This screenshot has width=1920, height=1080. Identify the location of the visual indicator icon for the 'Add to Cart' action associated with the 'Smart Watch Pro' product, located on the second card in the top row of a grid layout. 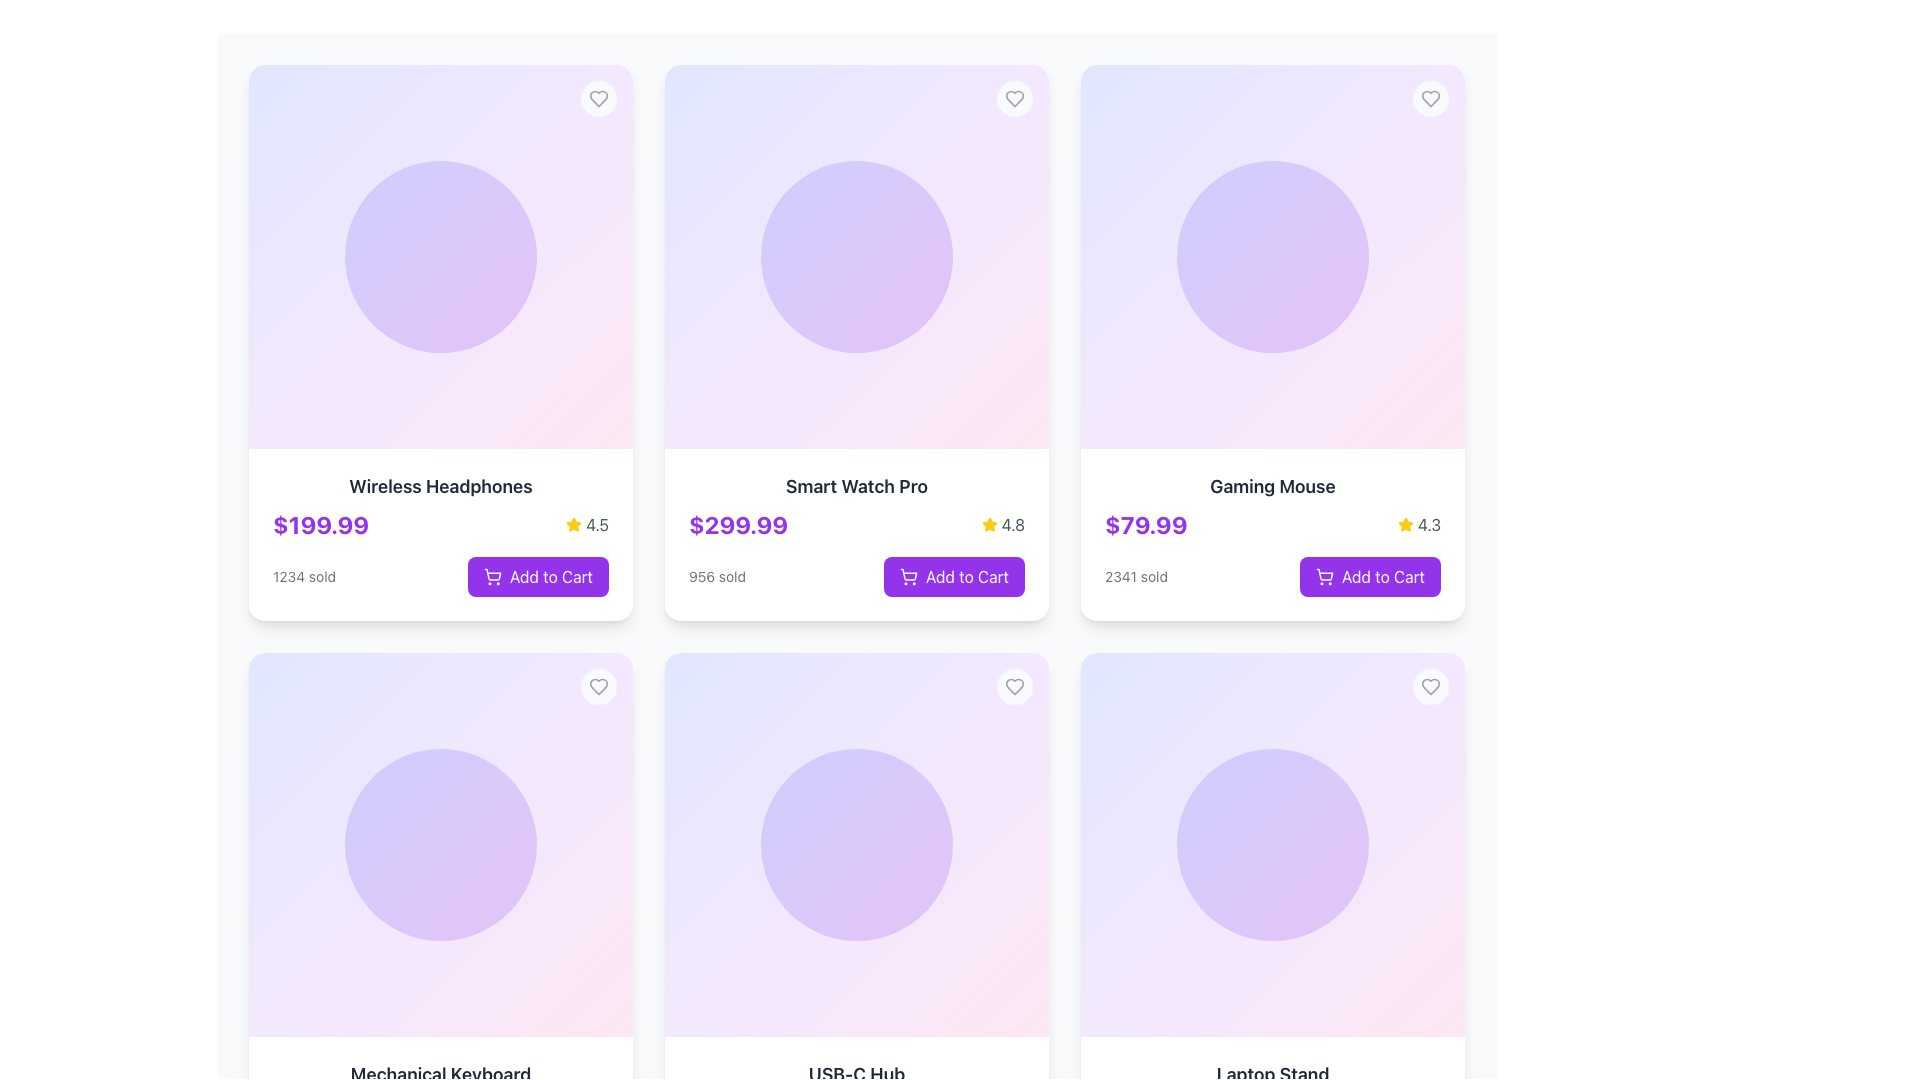
(907, 577).